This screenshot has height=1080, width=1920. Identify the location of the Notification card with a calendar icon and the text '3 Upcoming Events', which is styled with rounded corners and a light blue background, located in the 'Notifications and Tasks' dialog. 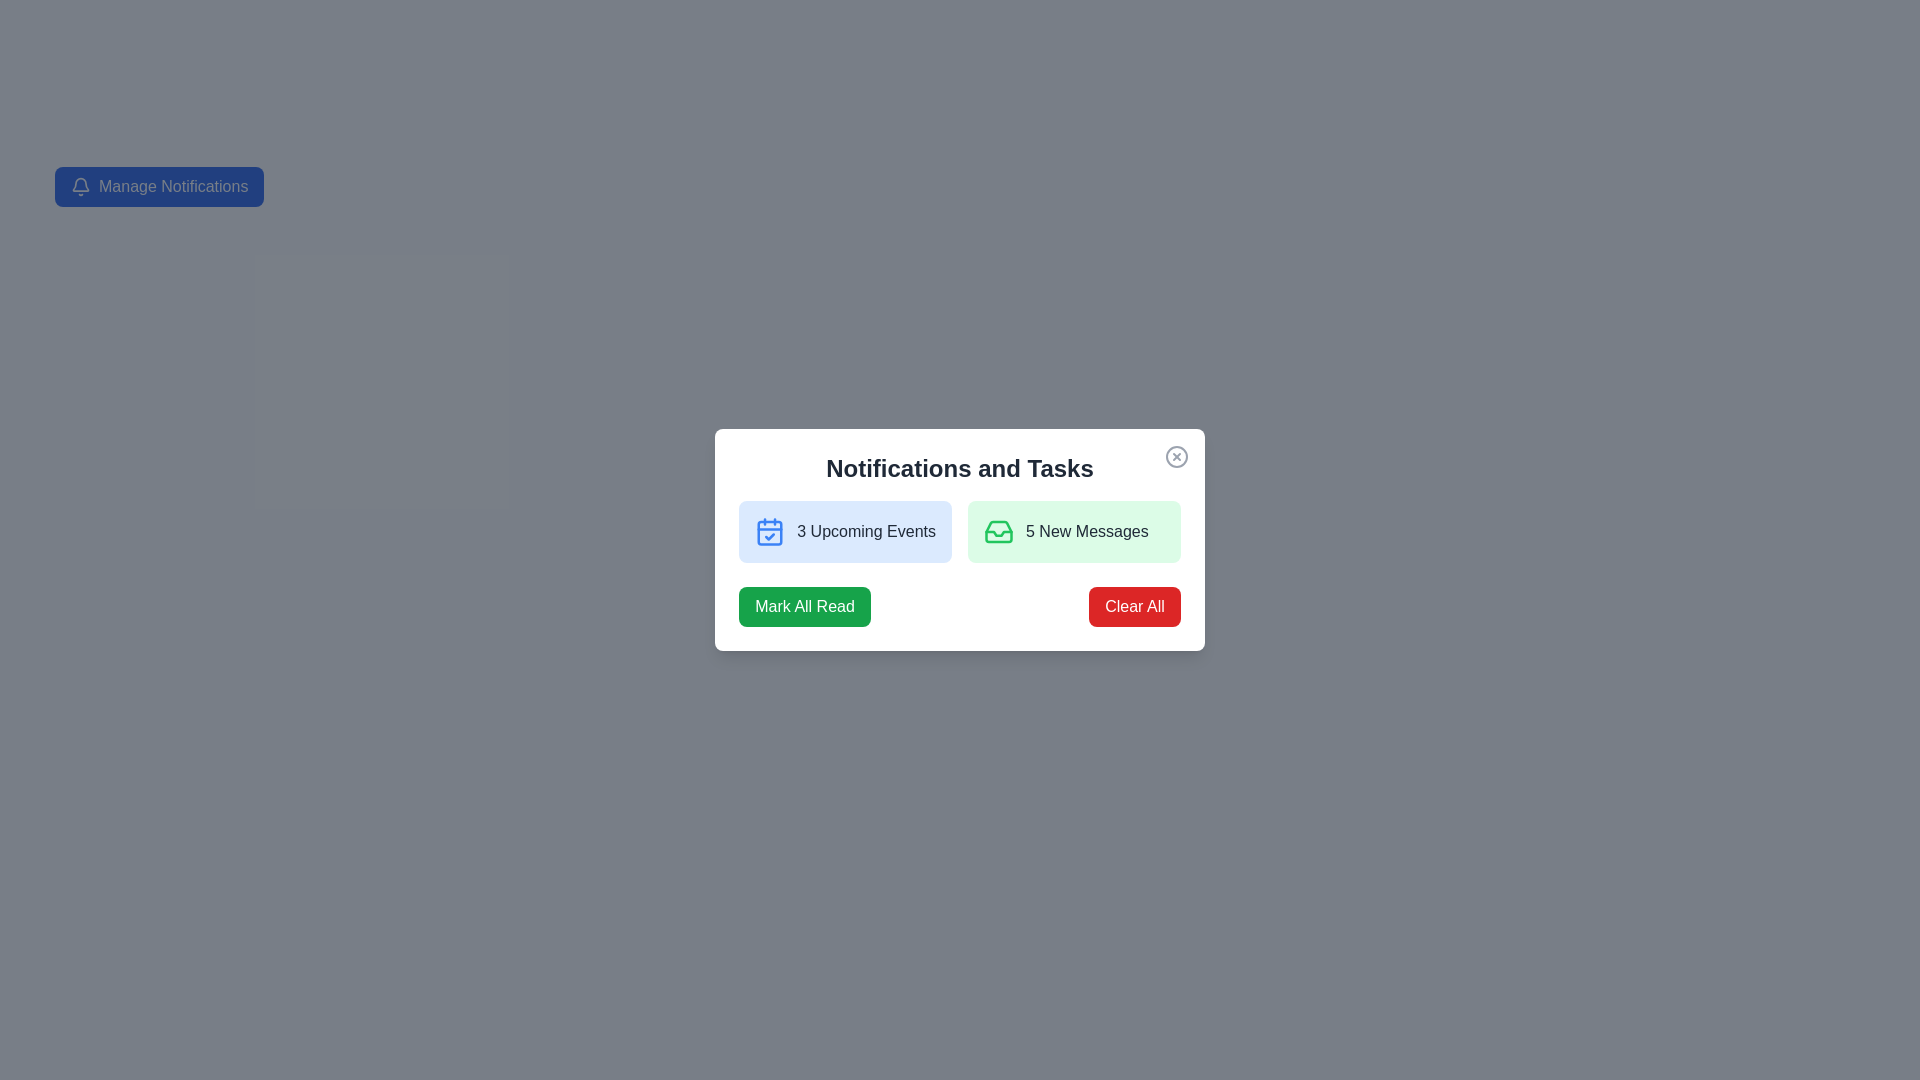
(845, 531).